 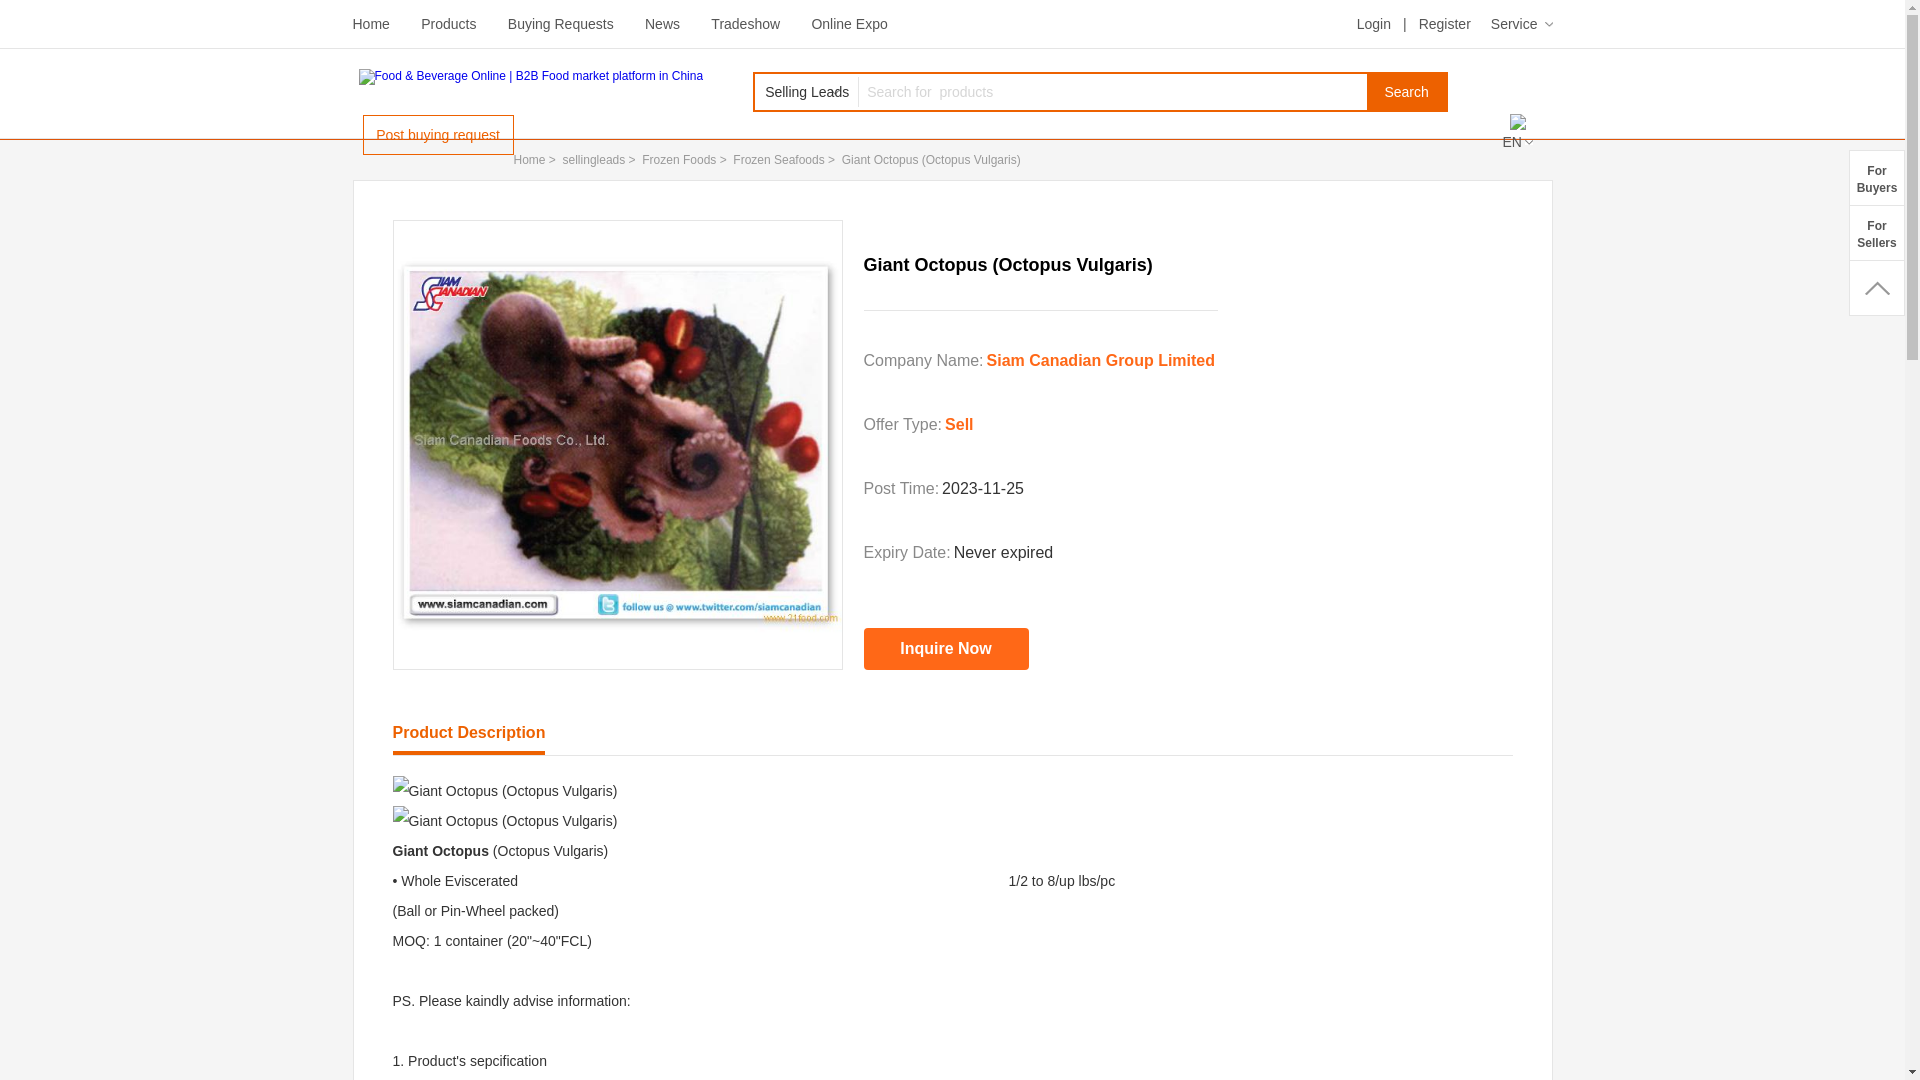 What do you see at coordinates (744, 23) in the screenshot?
I see `'Tradeshow'` at bounding box center [744, 23].